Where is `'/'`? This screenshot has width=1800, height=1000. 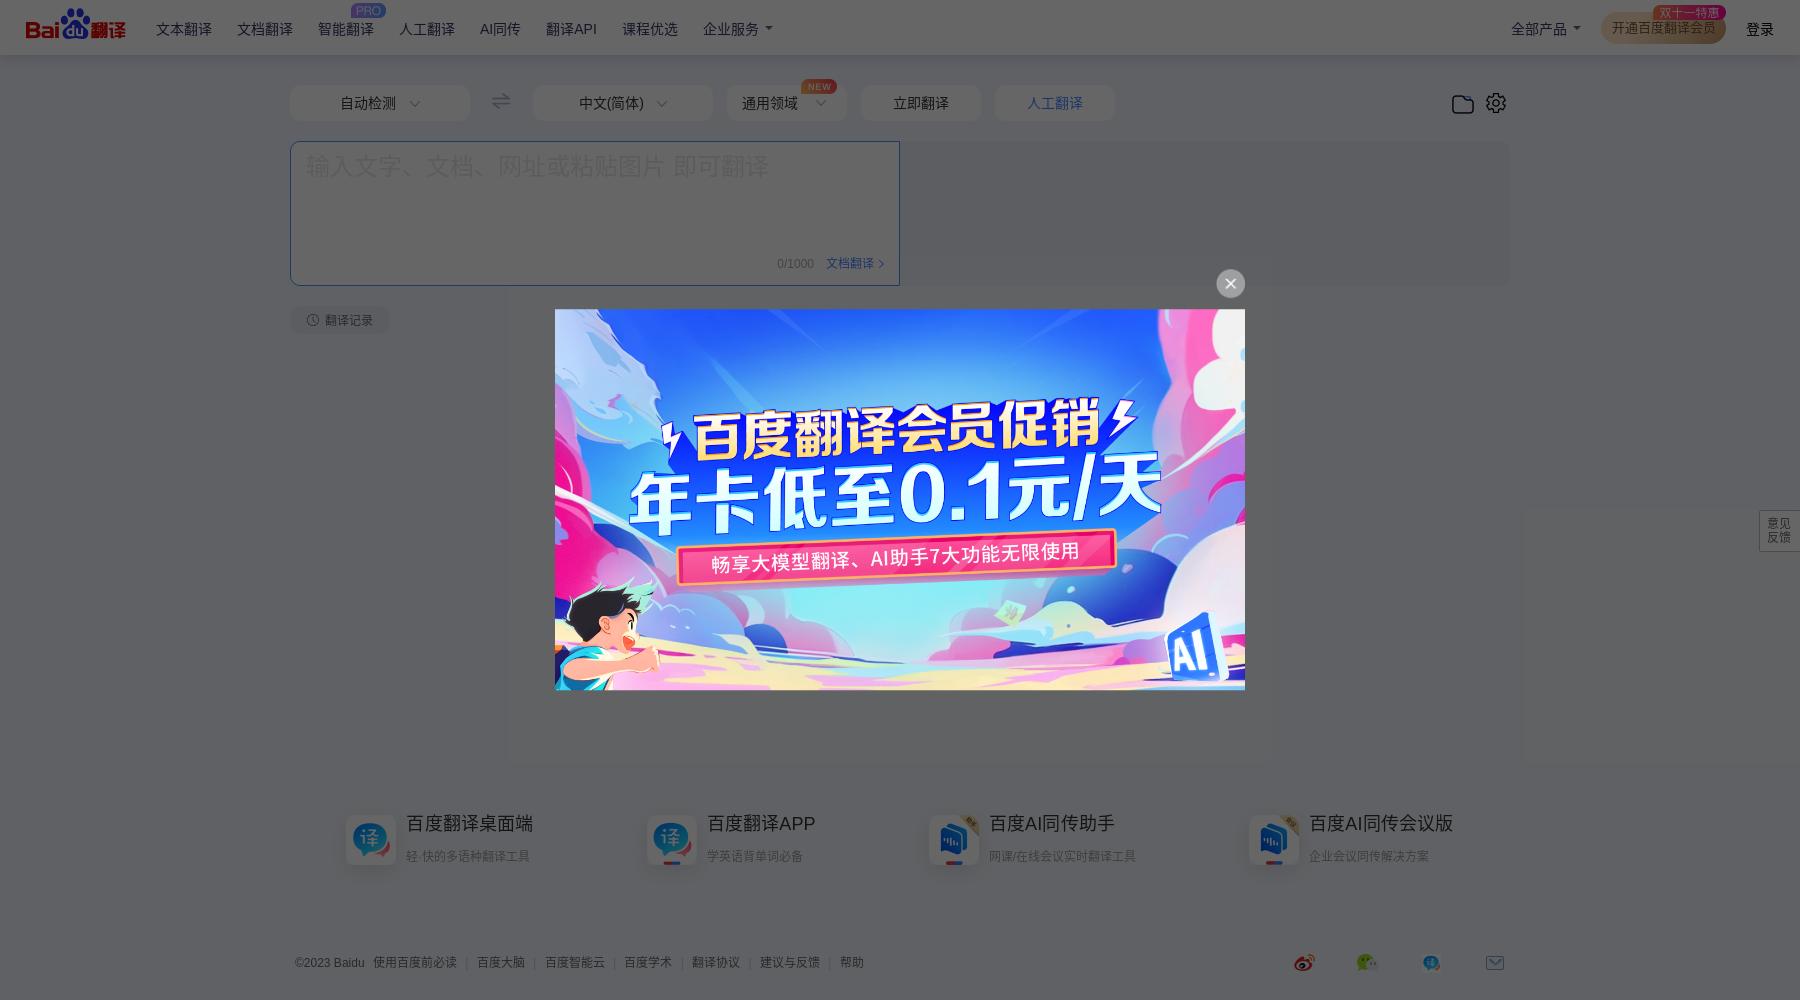
'/' is located at coordinates (783, 264).